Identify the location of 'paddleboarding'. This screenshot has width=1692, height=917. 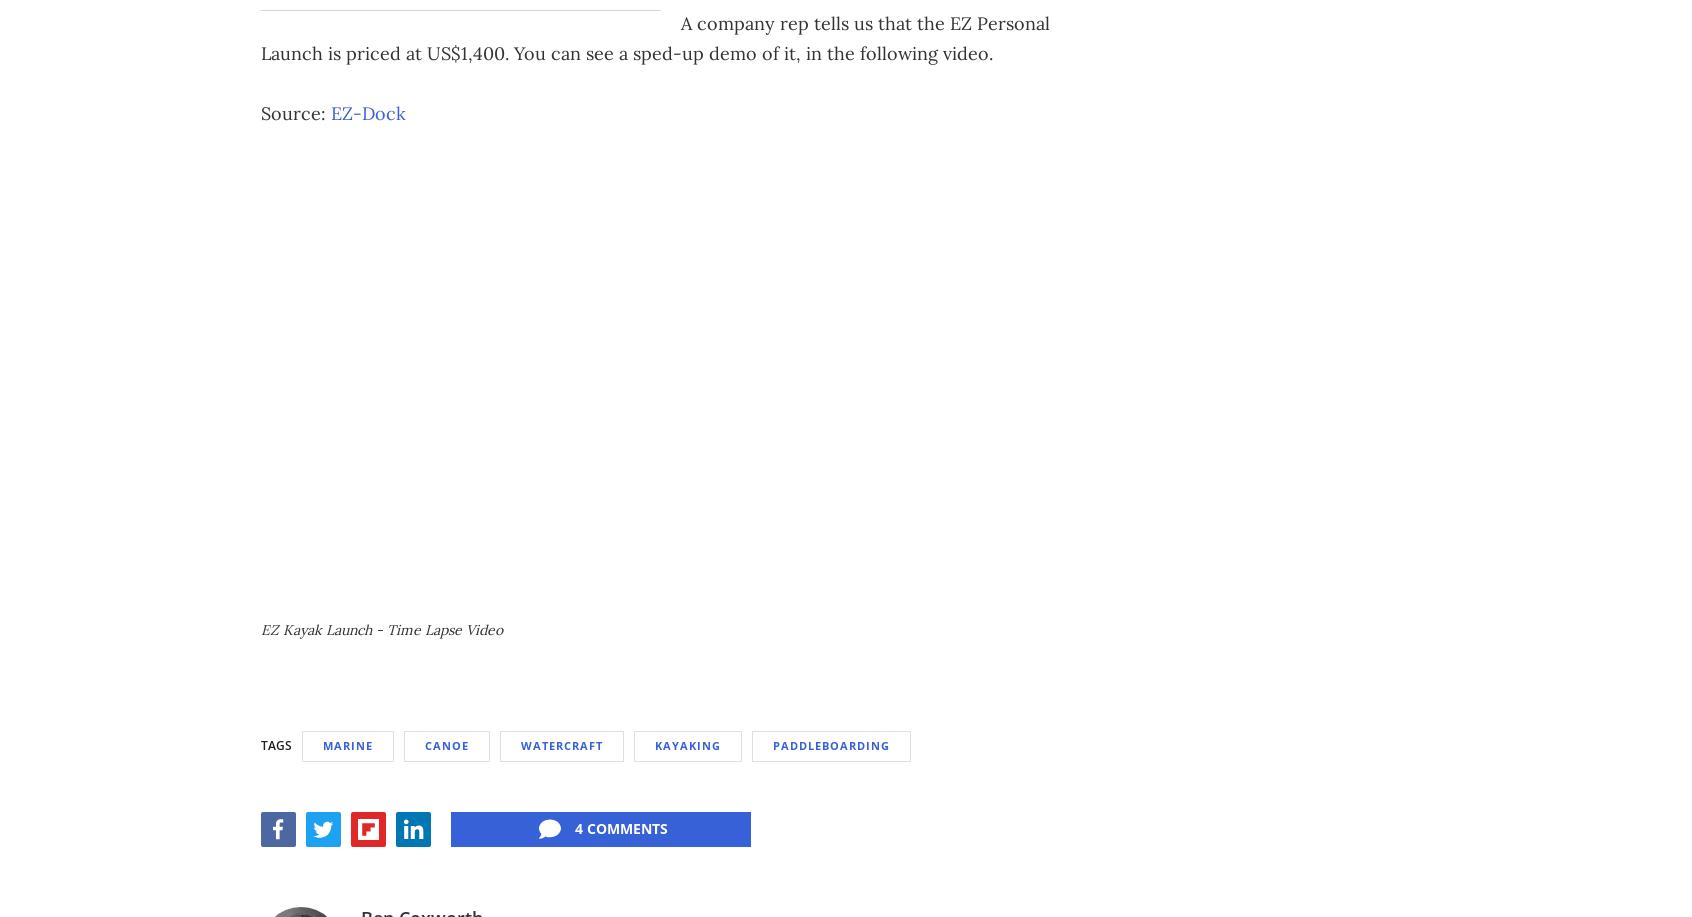
(831, 743).